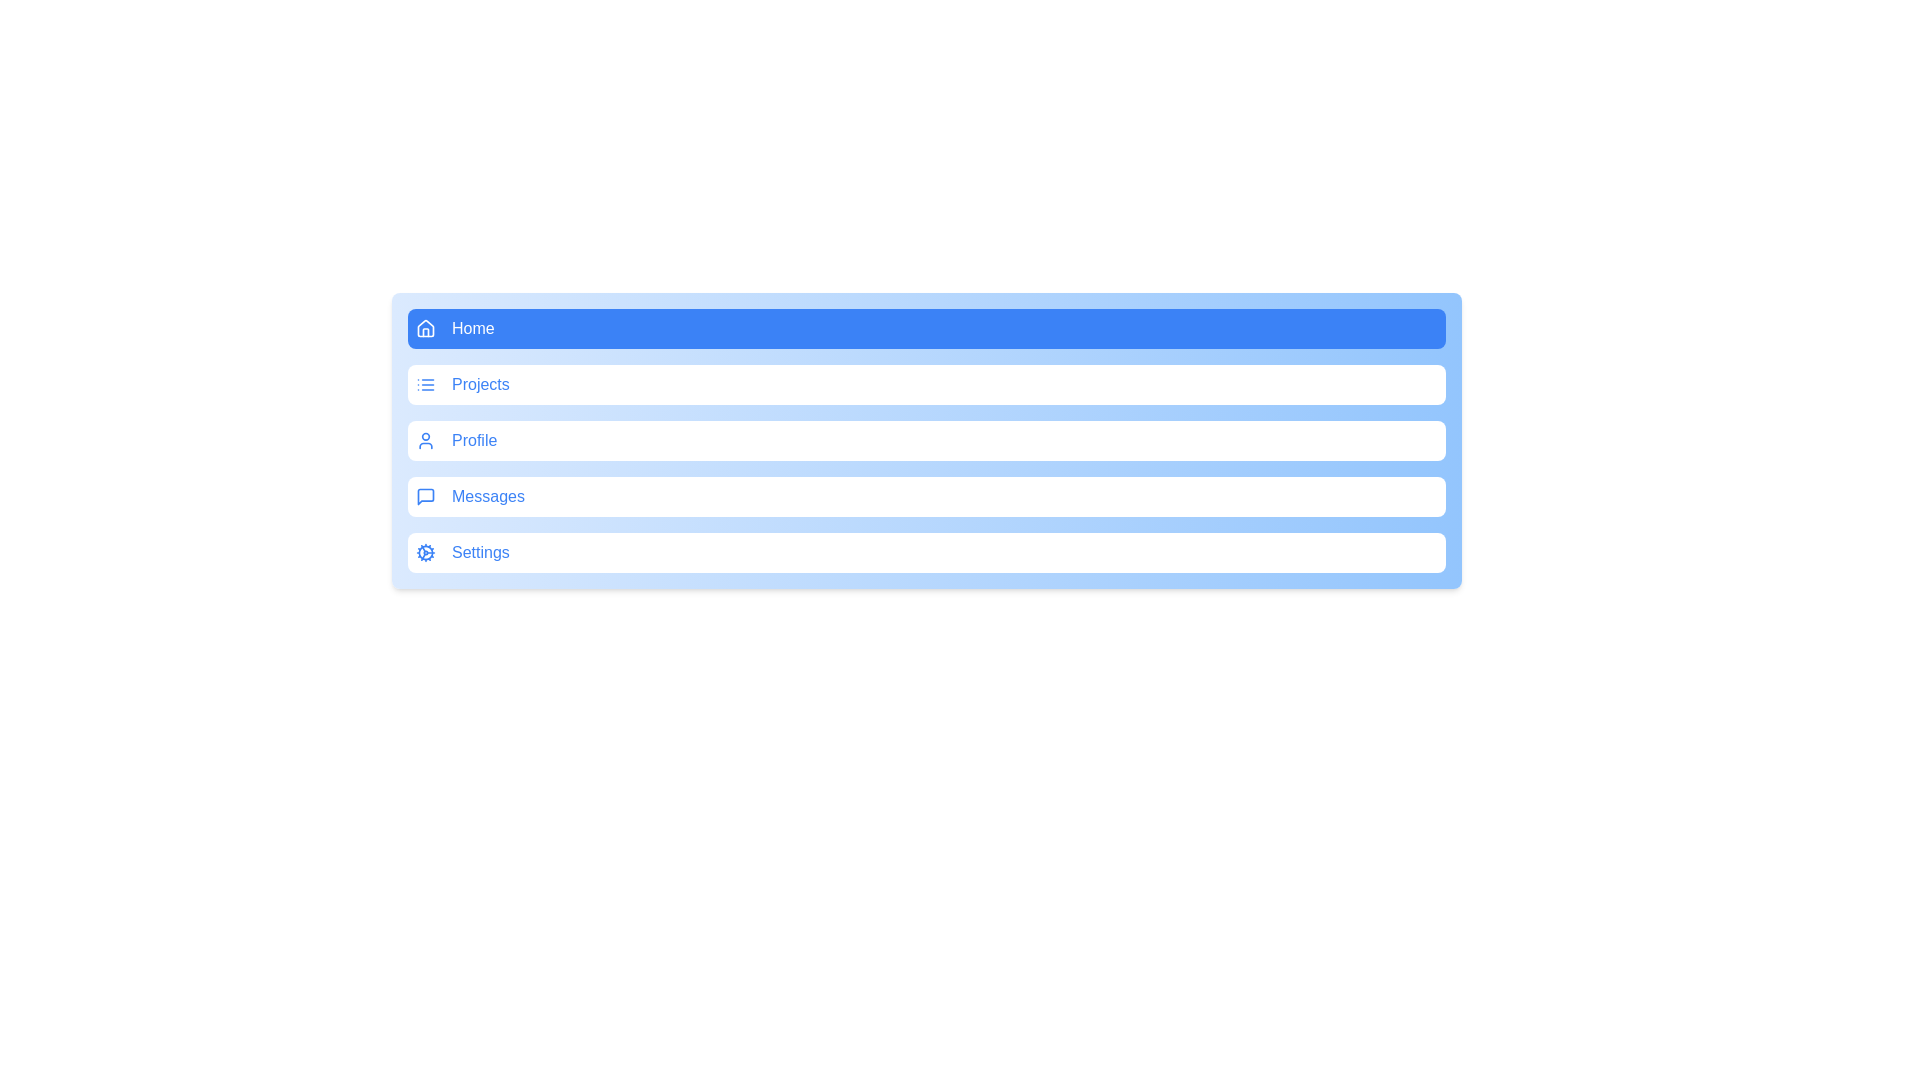 The width and height of the screenshot is (1920, 1080). I want to click on the navigation item labeled Projects, so click(925, 385).